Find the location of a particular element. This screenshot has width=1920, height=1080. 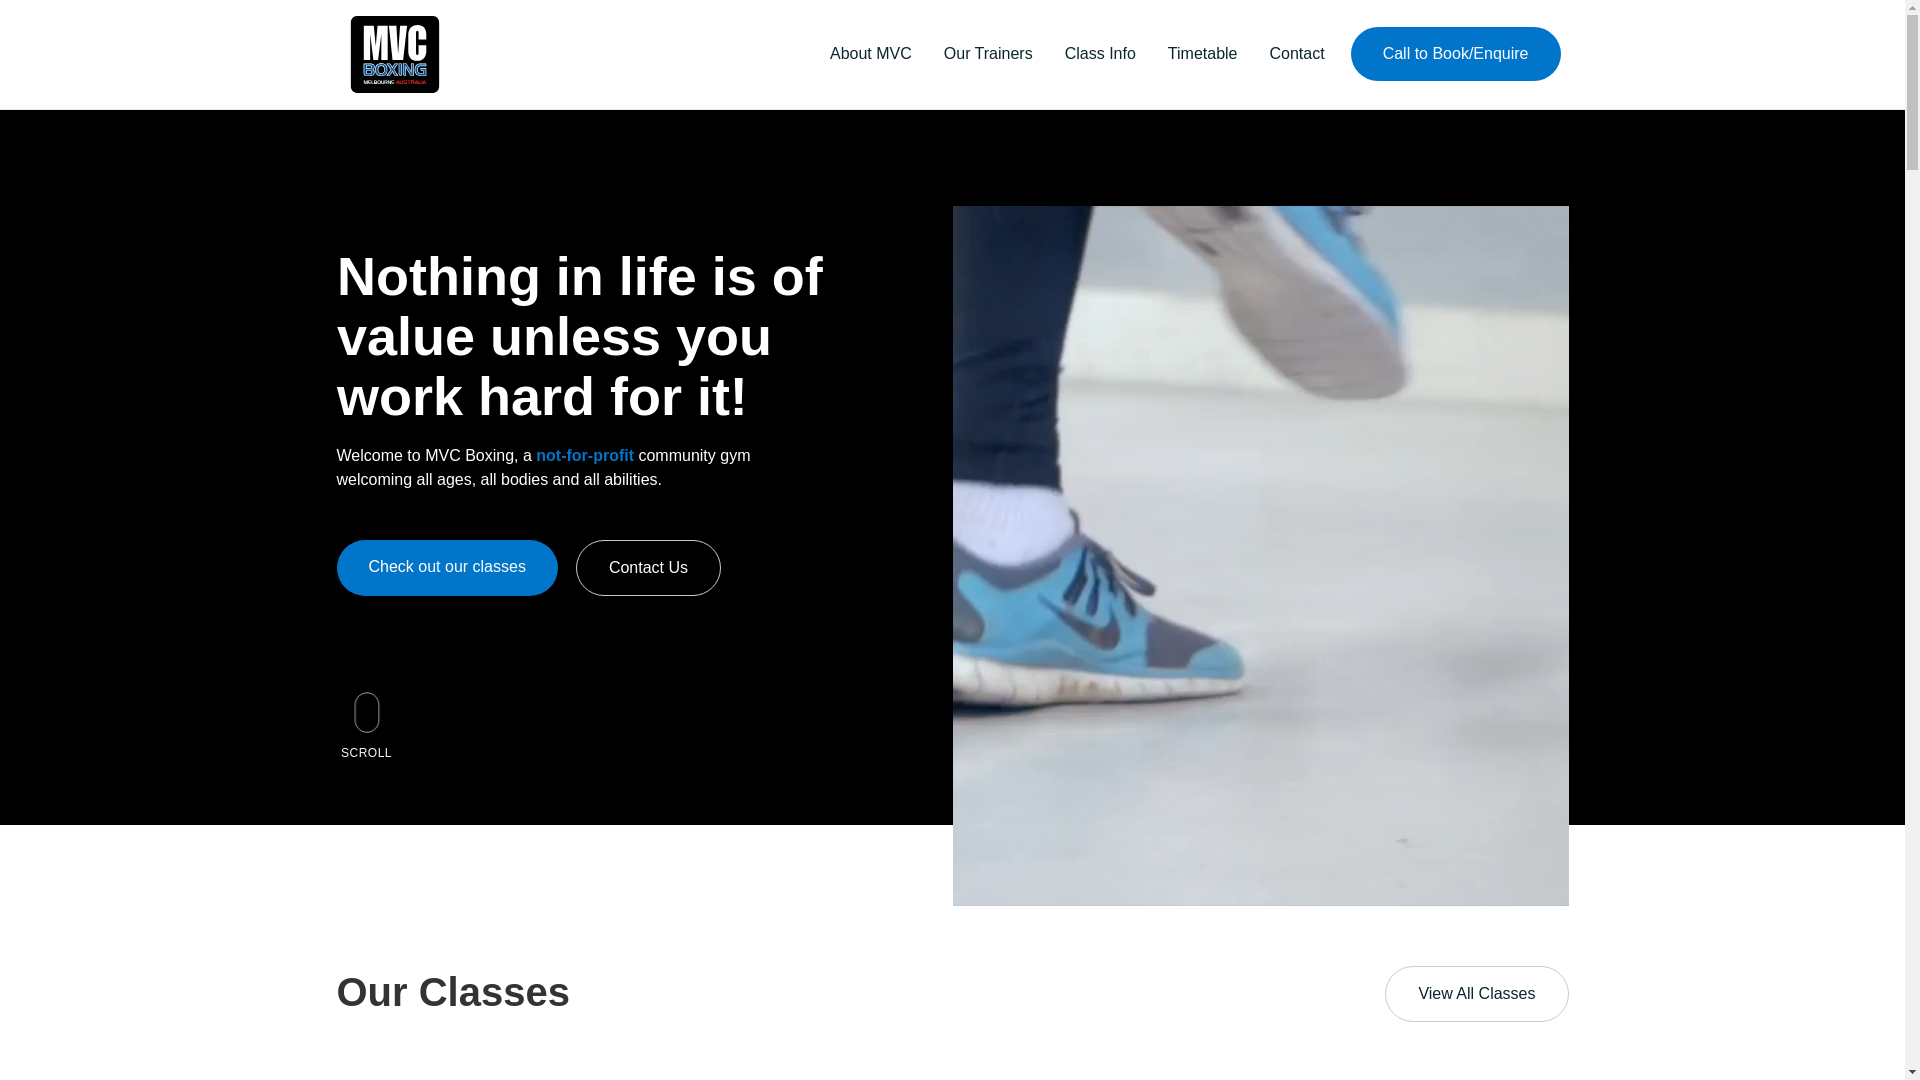

'Contact Us' is located at coordinates (575, 567).